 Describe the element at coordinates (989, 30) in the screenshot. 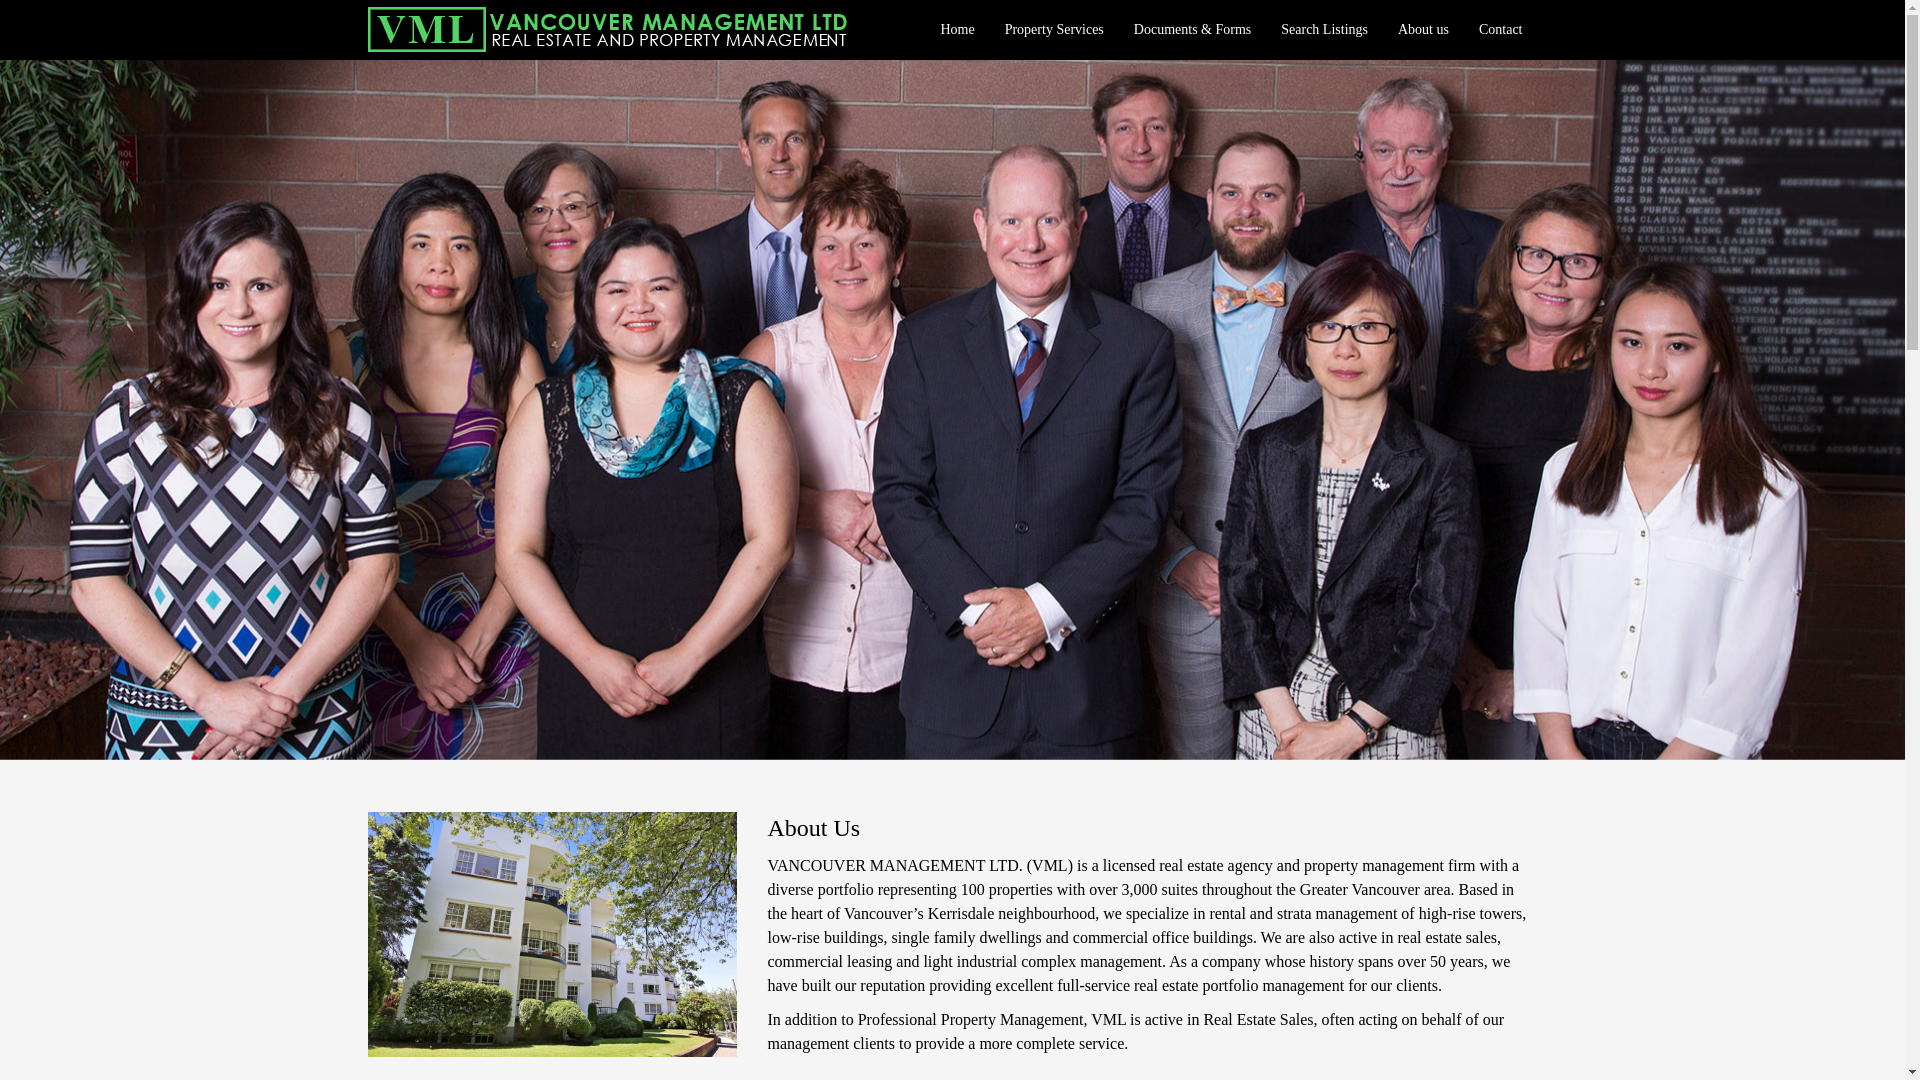

I see `'Property Services'` at that location.